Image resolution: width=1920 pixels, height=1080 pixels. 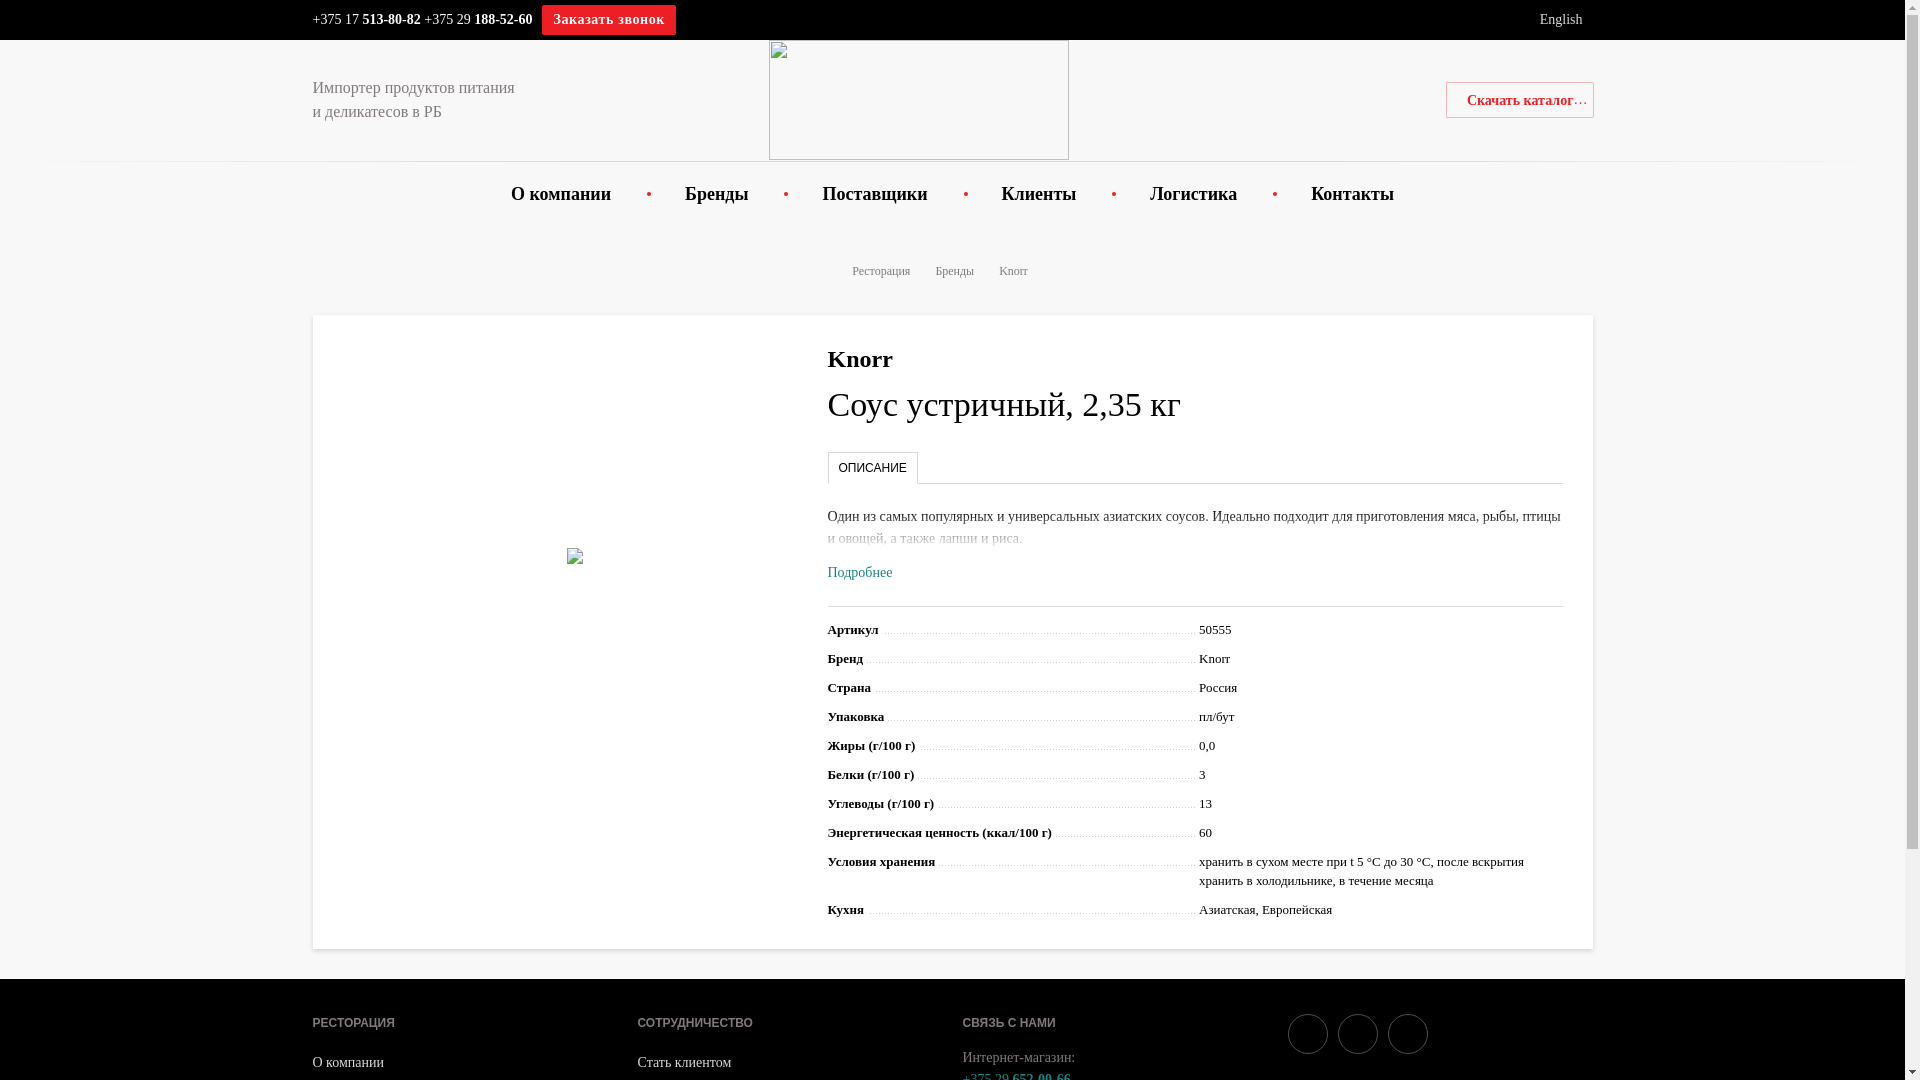 What do you see at coordinates (356, 19) in the screenshot?
I see `'+375 17 513-80'` at bounding box center [356, 19].